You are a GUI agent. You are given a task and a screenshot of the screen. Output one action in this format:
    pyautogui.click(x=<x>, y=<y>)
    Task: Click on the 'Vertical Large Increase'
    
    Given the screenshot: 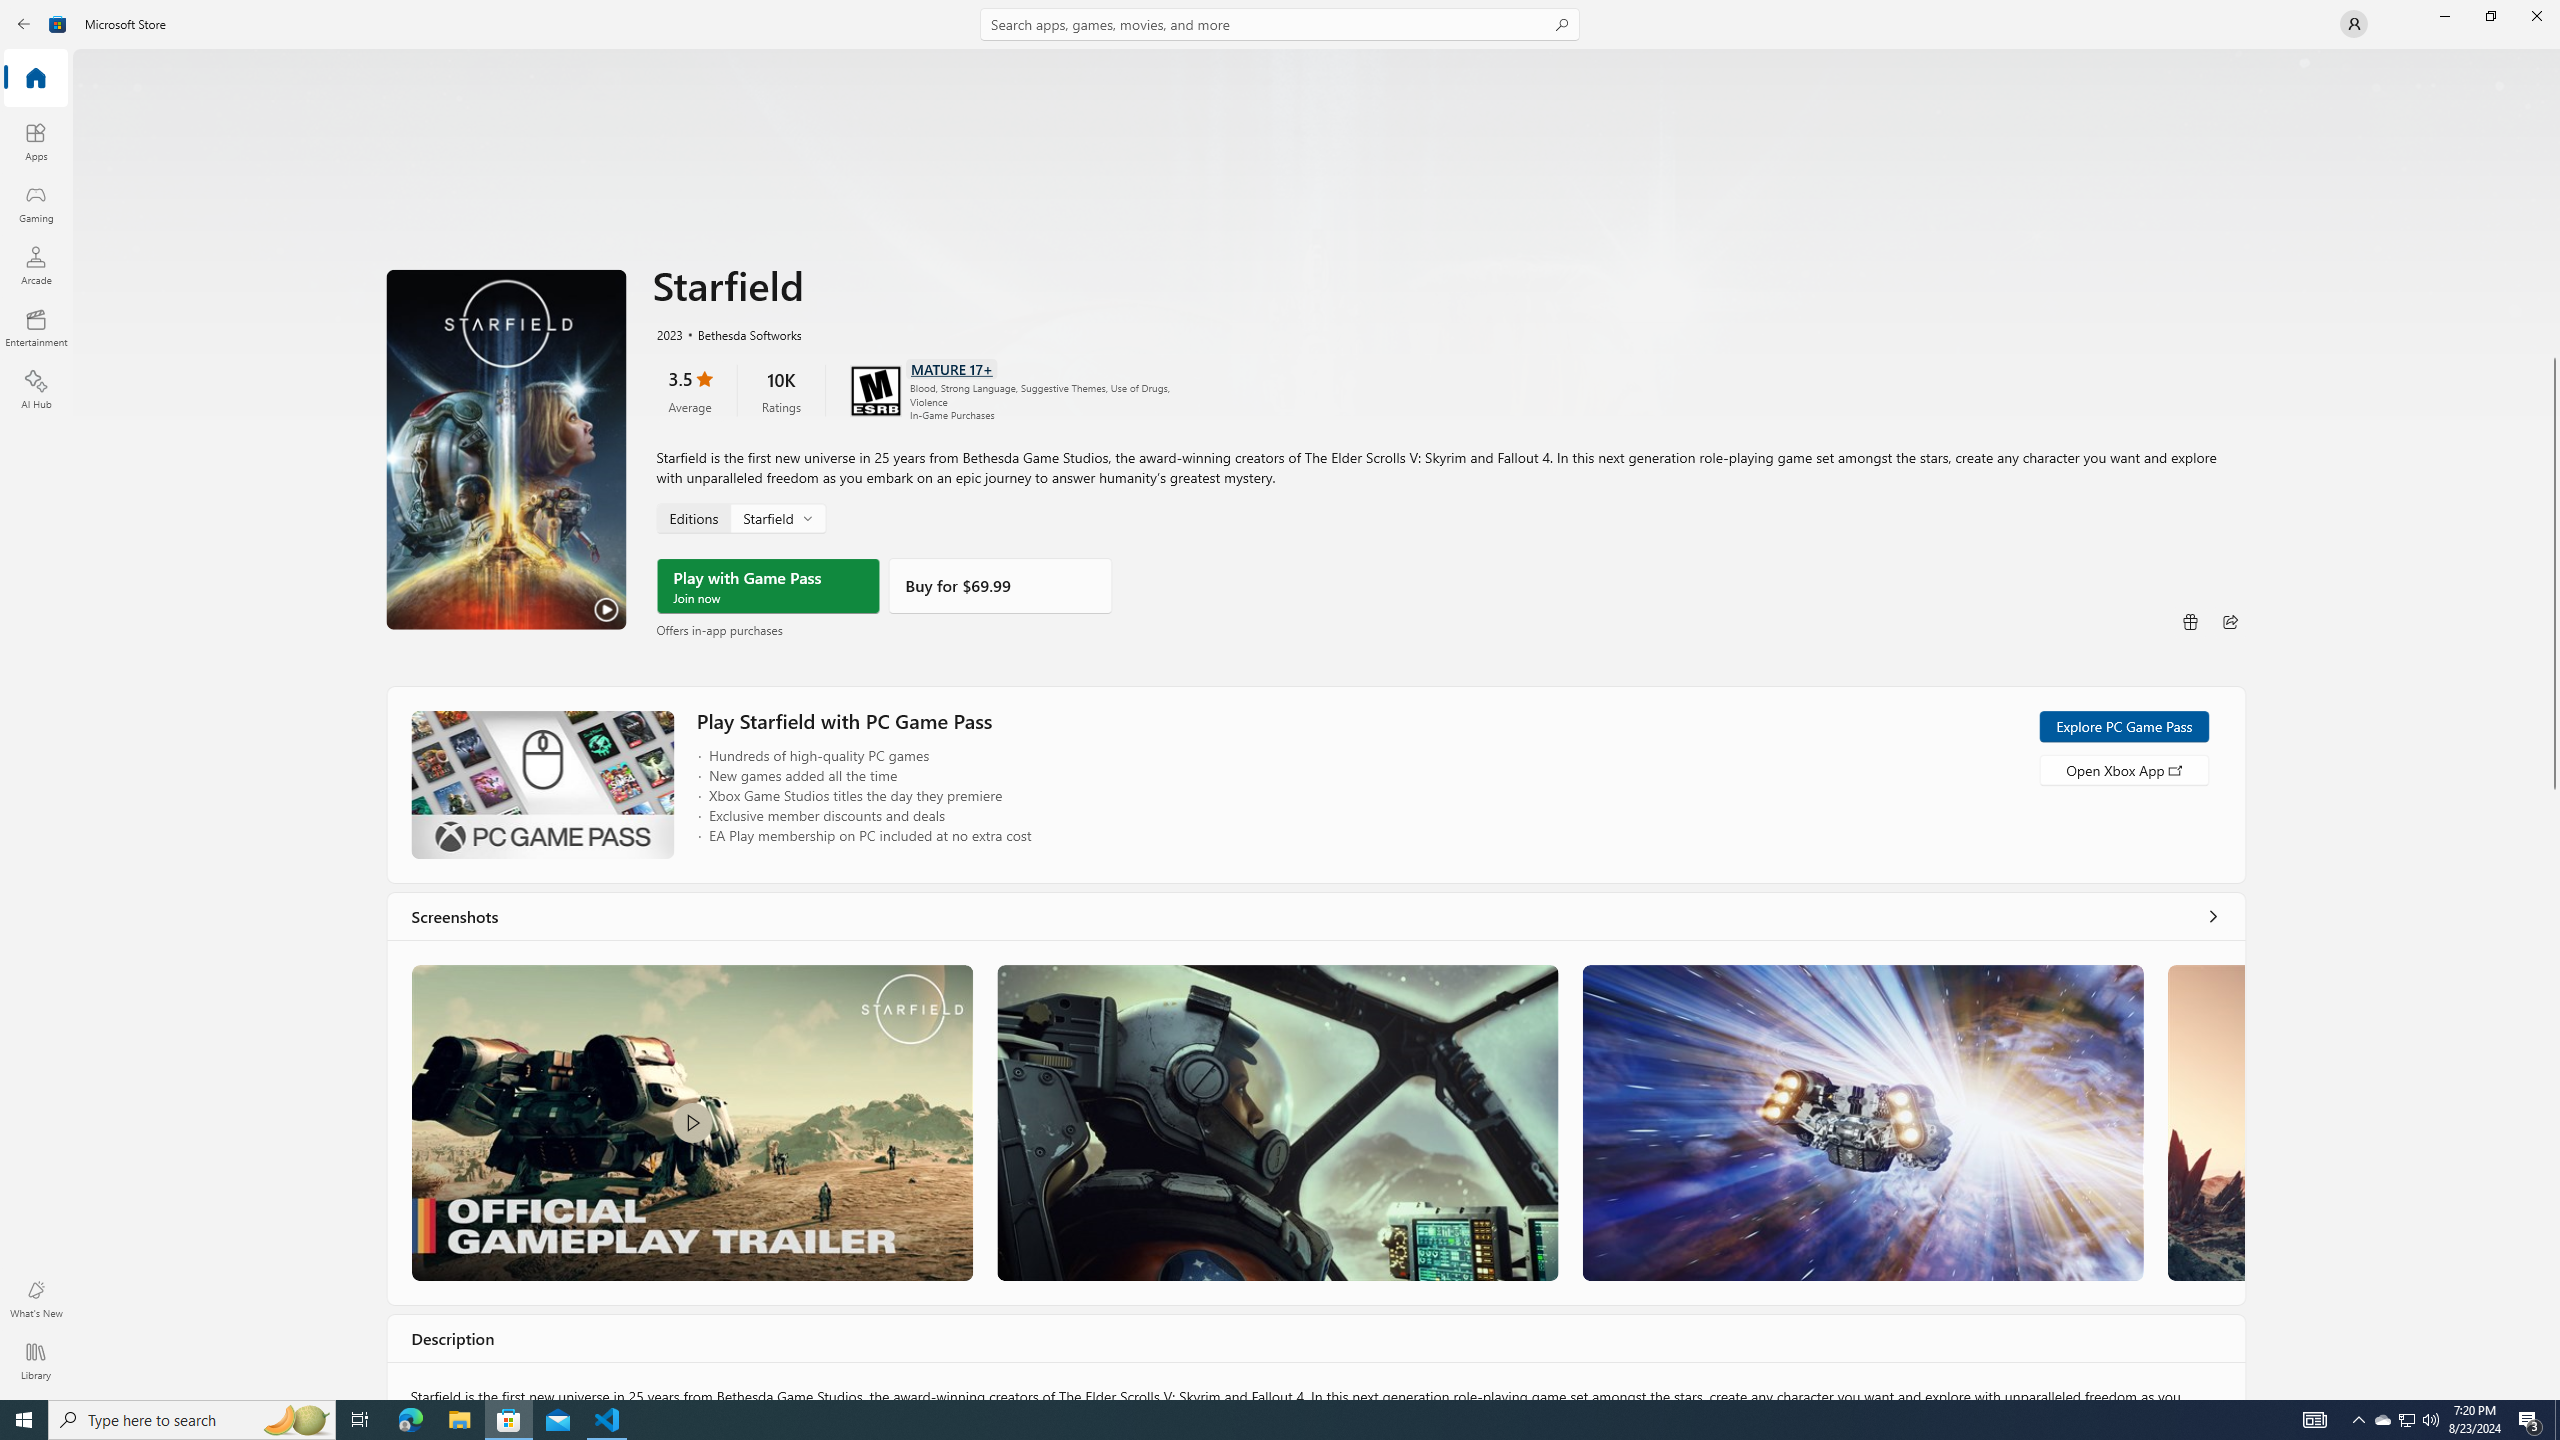 What is the action you would take?
    pyautogui.click(x=2552, y=1087)
    